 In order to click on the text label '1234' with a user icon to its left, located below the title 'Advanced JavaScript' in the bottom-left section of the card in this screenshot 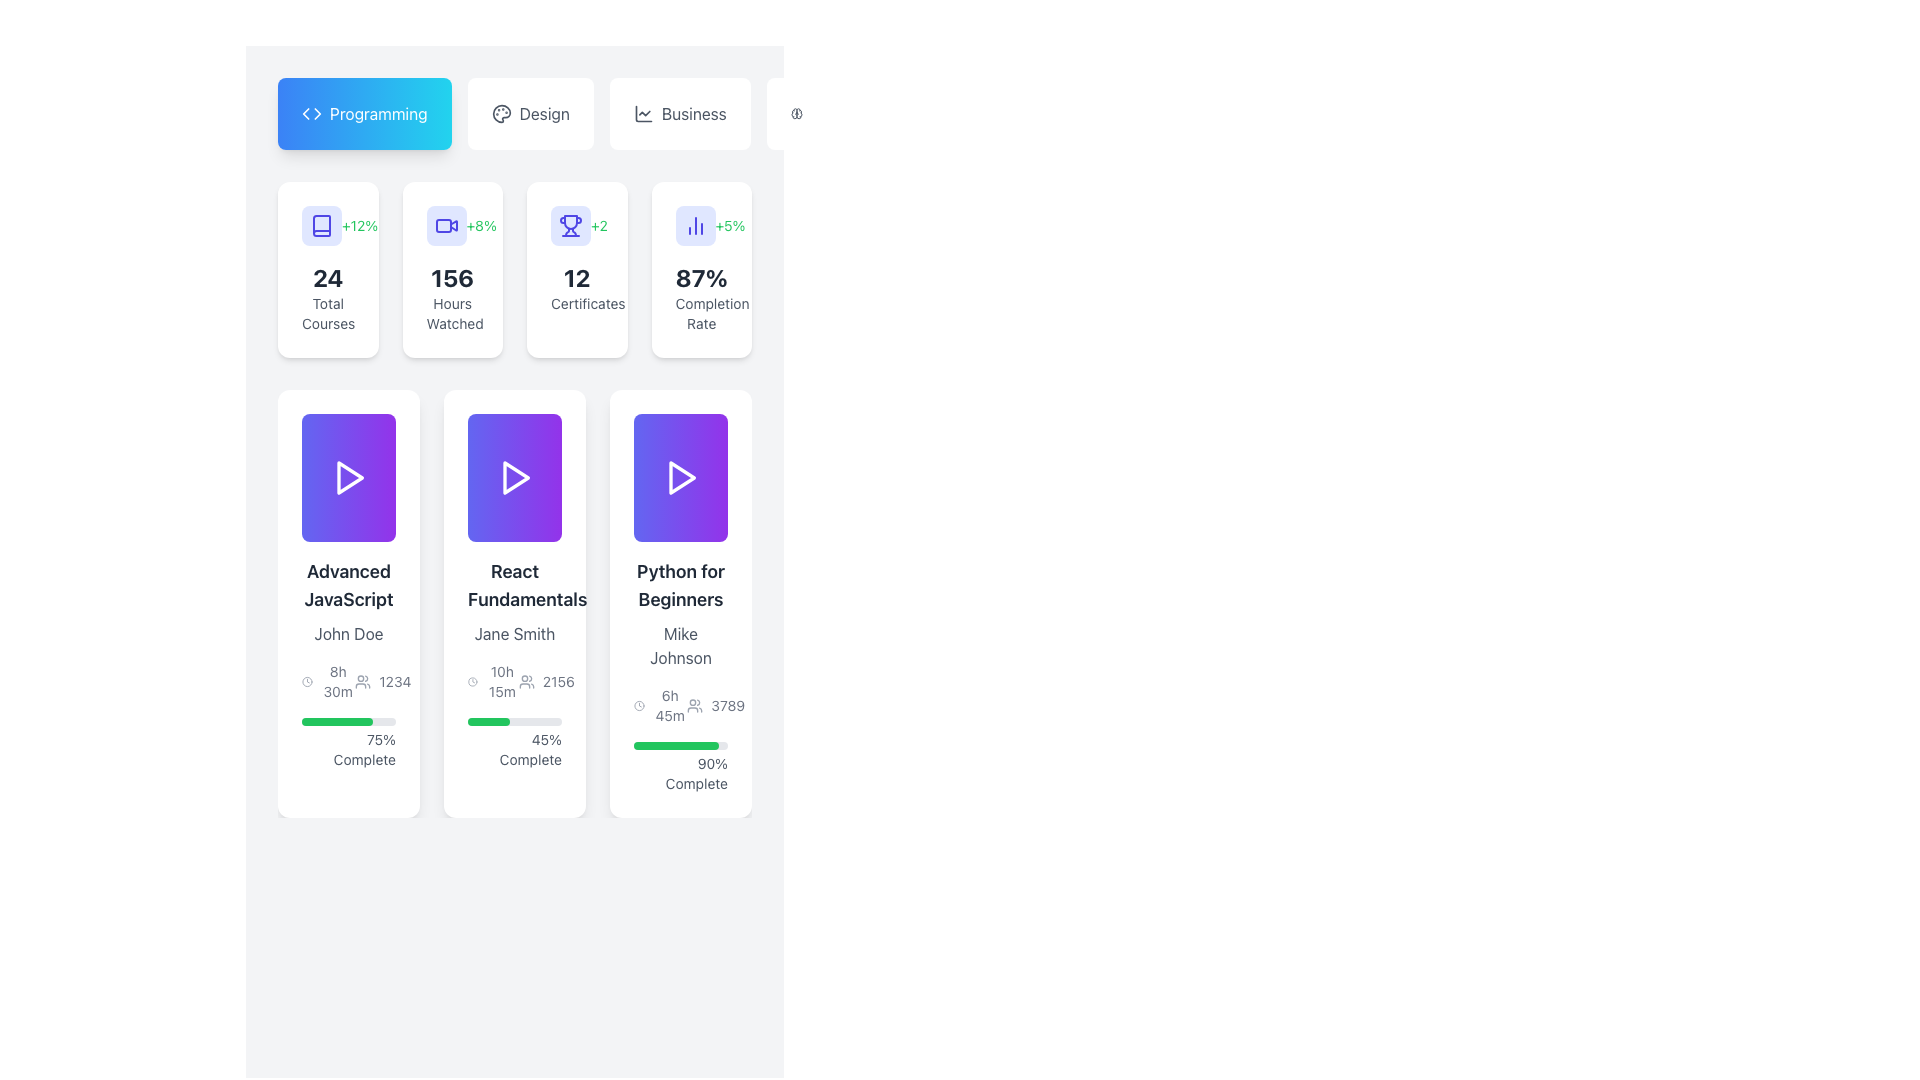, I will do `click(383, 681)`.